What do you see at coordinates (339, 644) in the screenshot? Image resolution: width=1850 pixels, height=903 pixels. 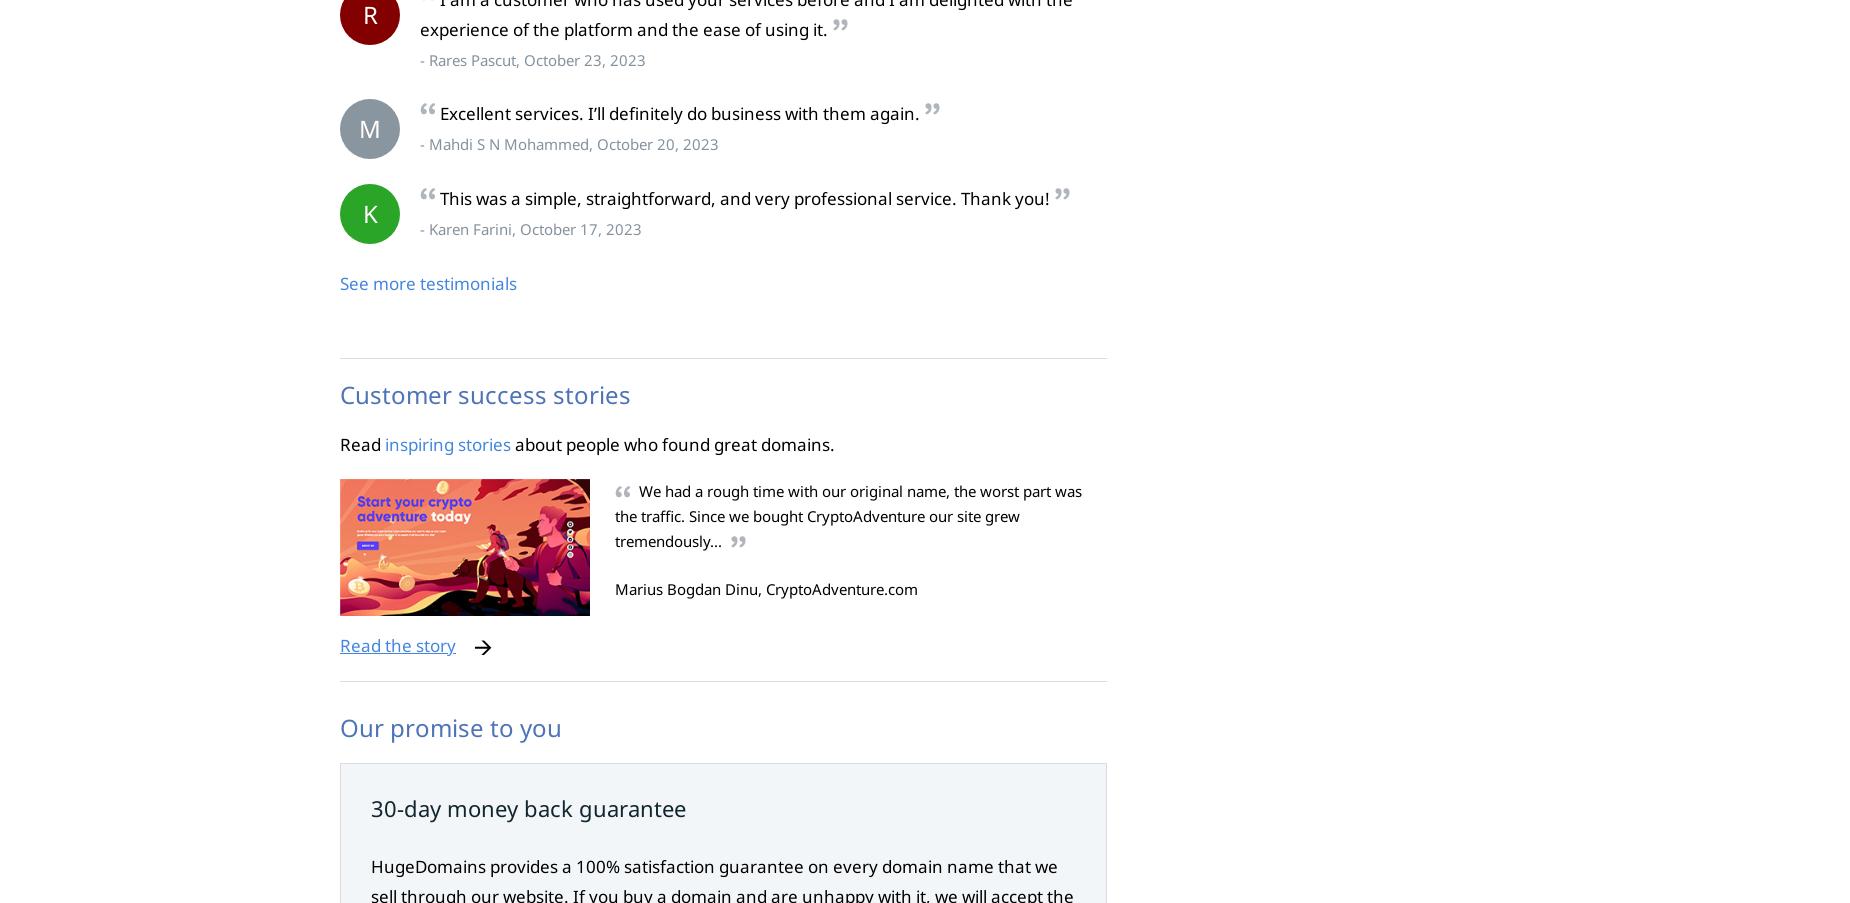 I see `'Read the story'` at bounding box center [339, 644].